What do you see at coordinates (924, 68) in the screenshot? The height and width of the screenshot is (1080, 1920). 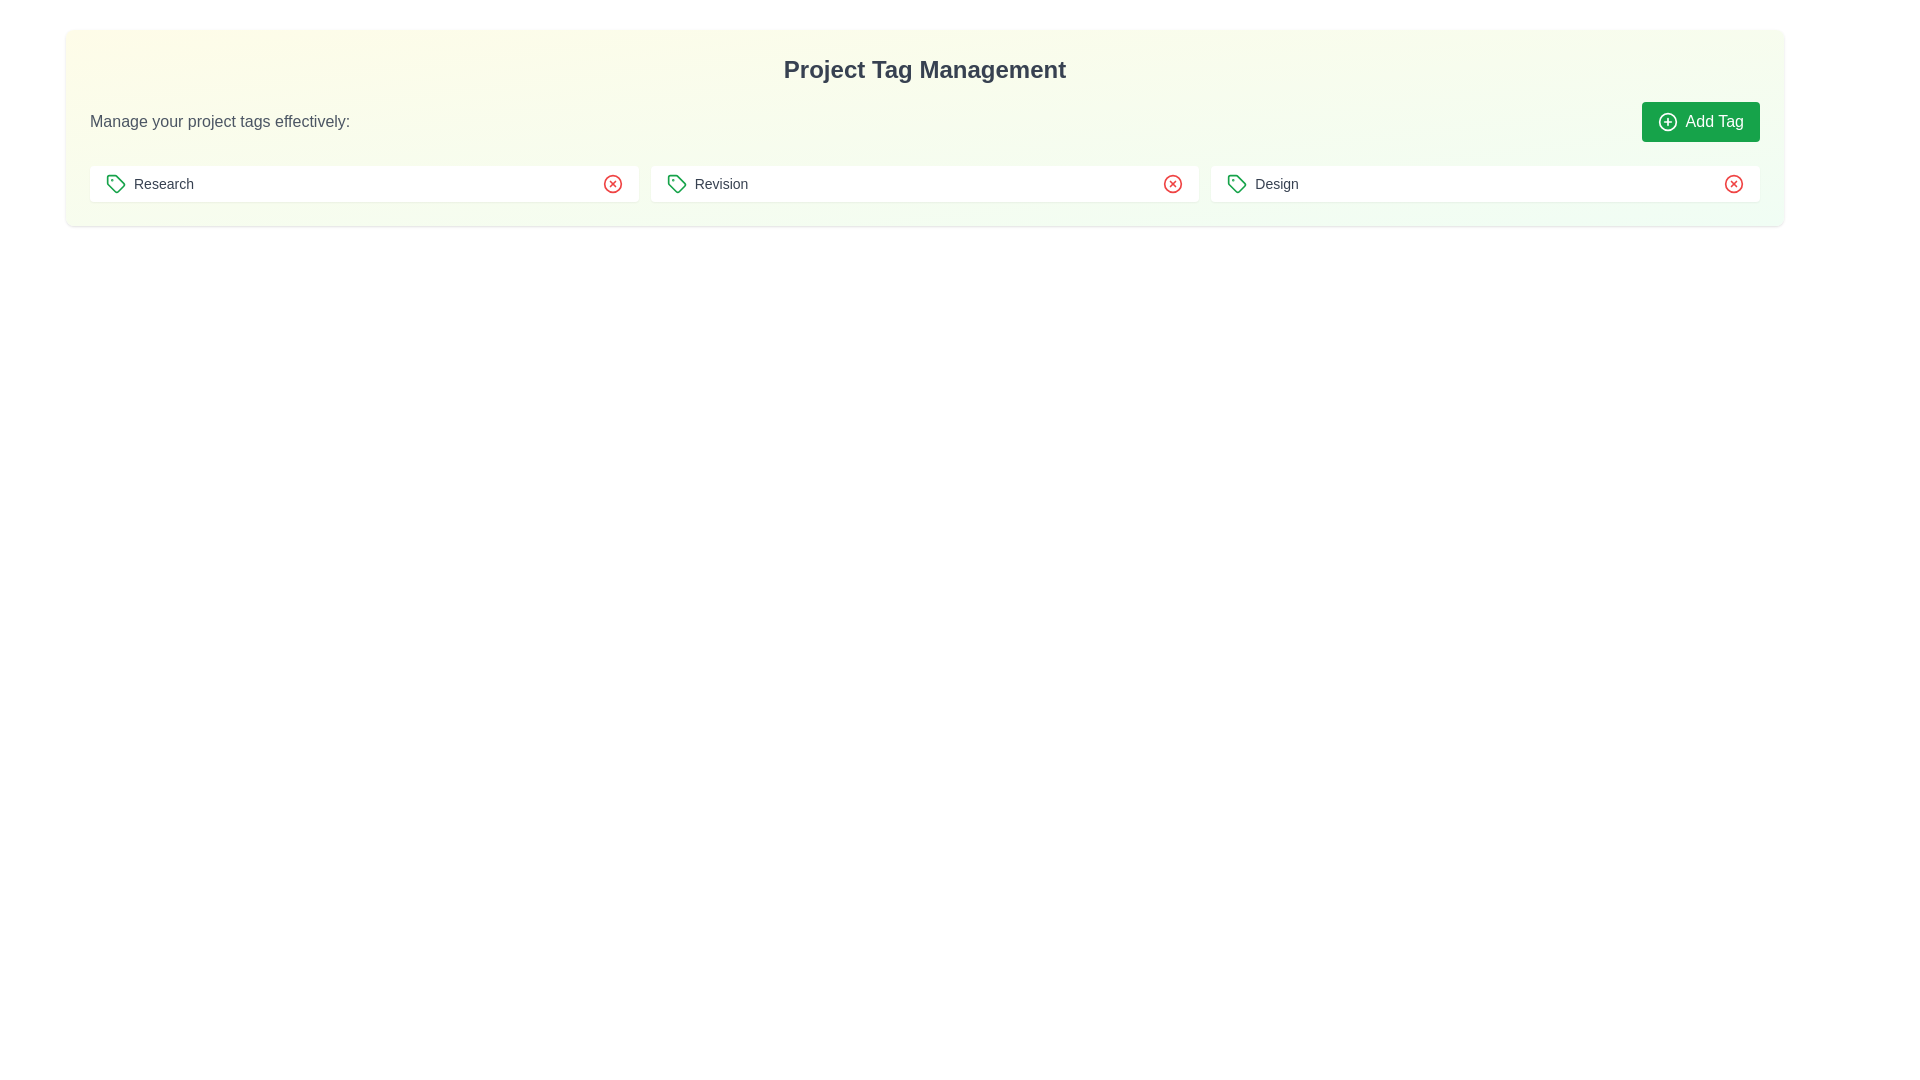 I see `the static text or label that serves as the title or header for the panel located at the upper center of the panel, above the description text and list of tags` at bounding box center [924, 68].